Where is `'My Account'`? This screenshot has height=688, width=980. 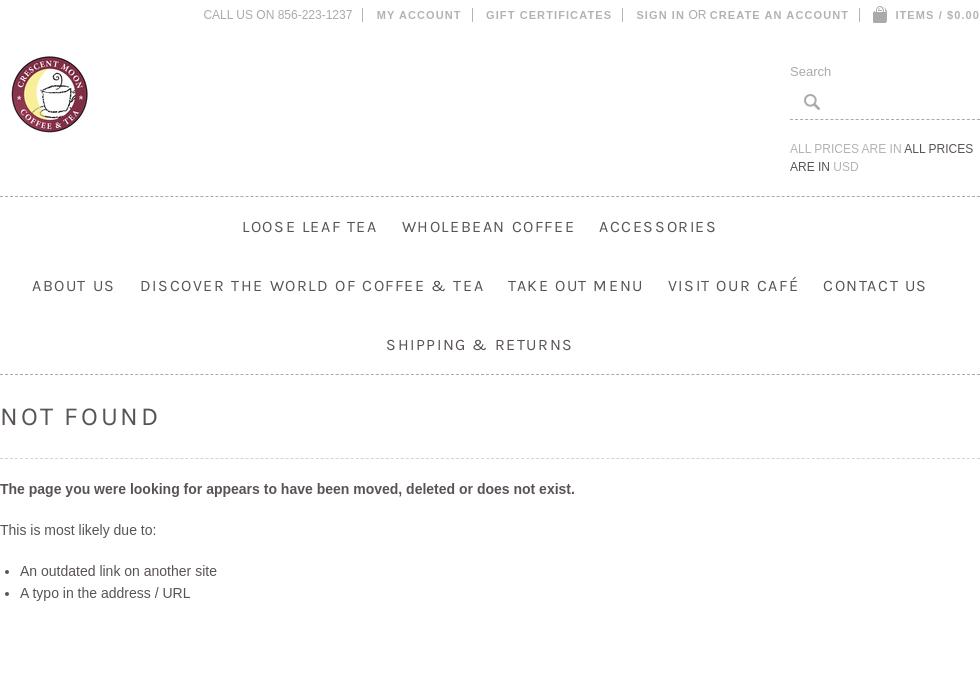
'My Account' is located at coordinates (376, 14).